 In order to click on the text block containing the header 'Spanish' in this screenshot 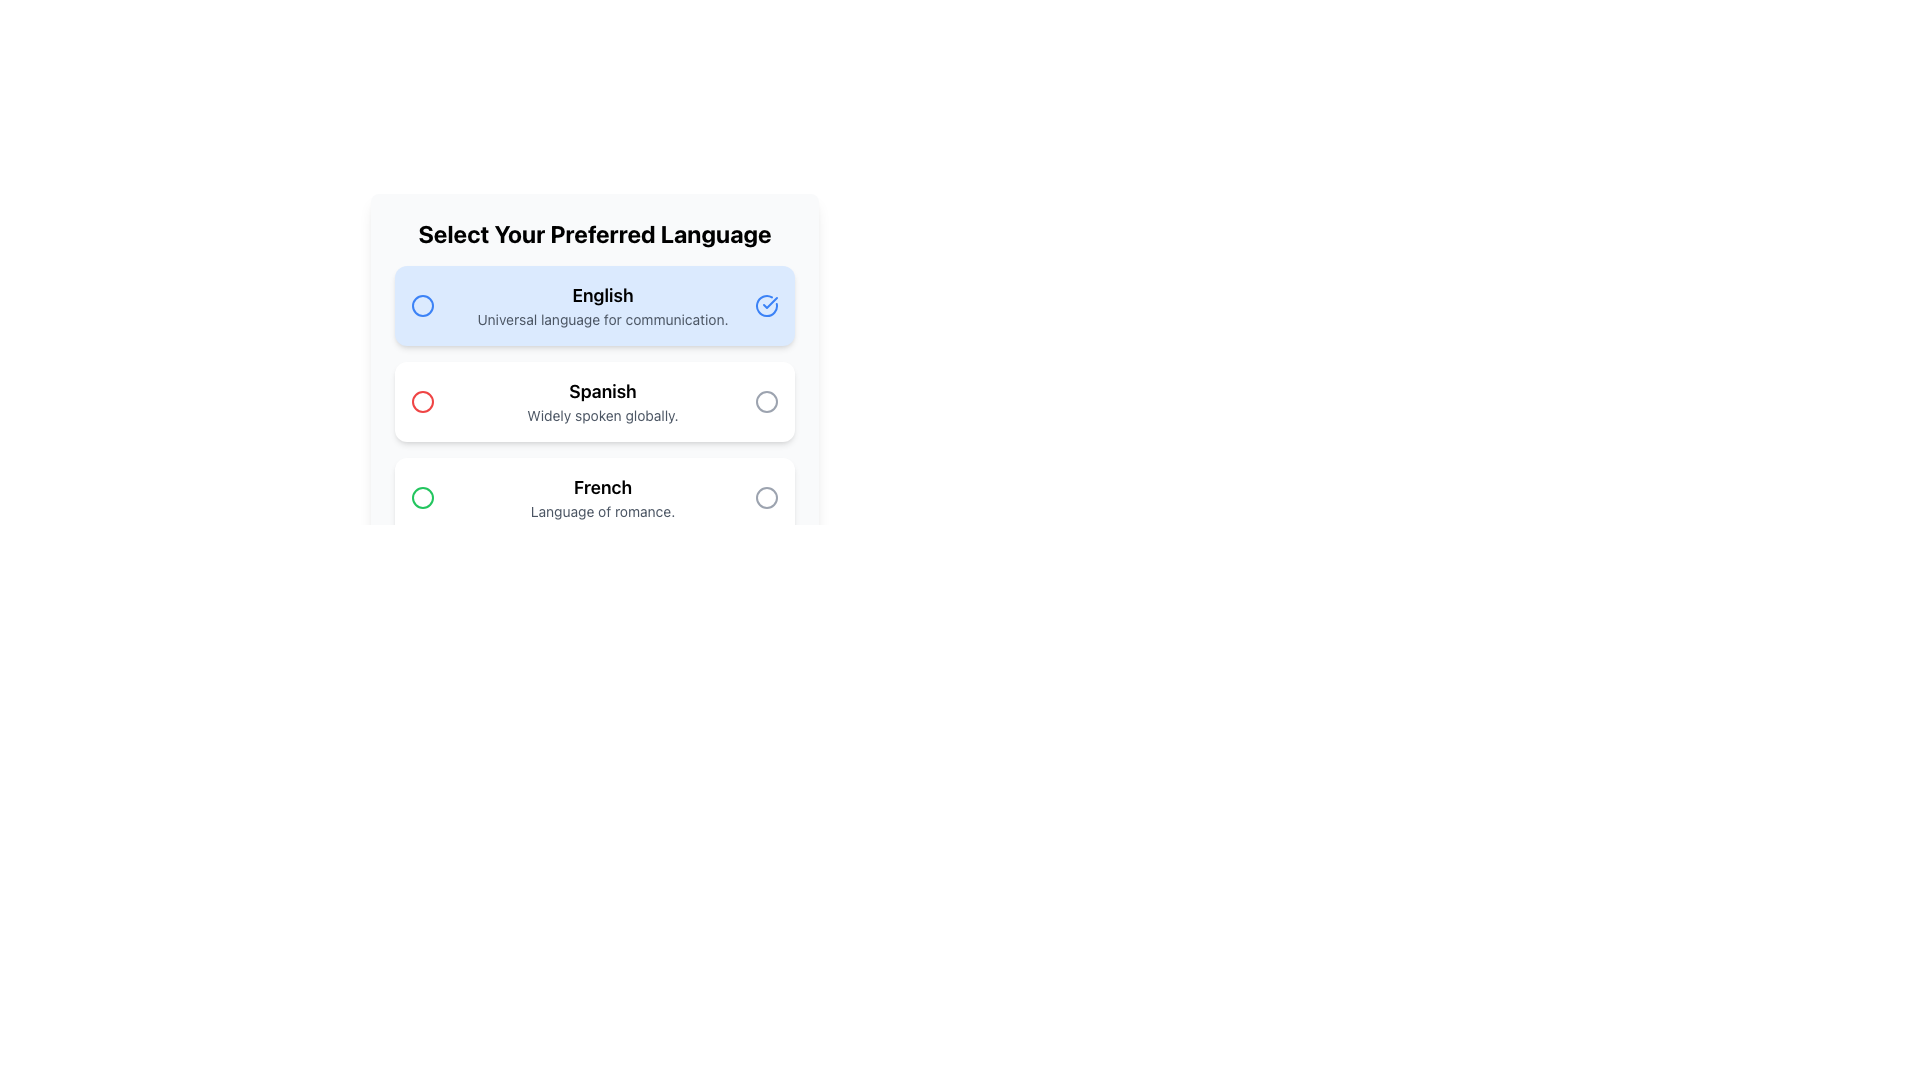, I will do `click(602, 401)`.